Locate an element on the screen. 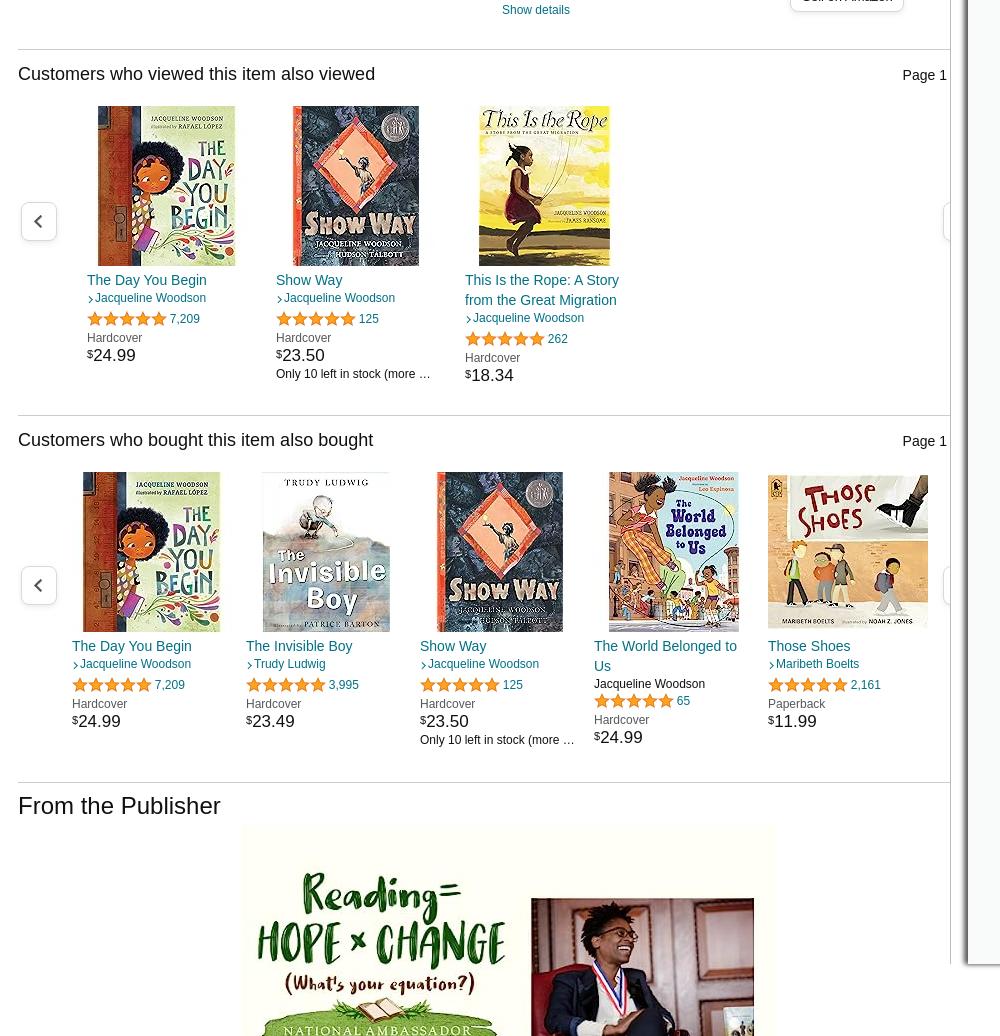  'Maribeth Boelts' is located at coordinates (816, 663).